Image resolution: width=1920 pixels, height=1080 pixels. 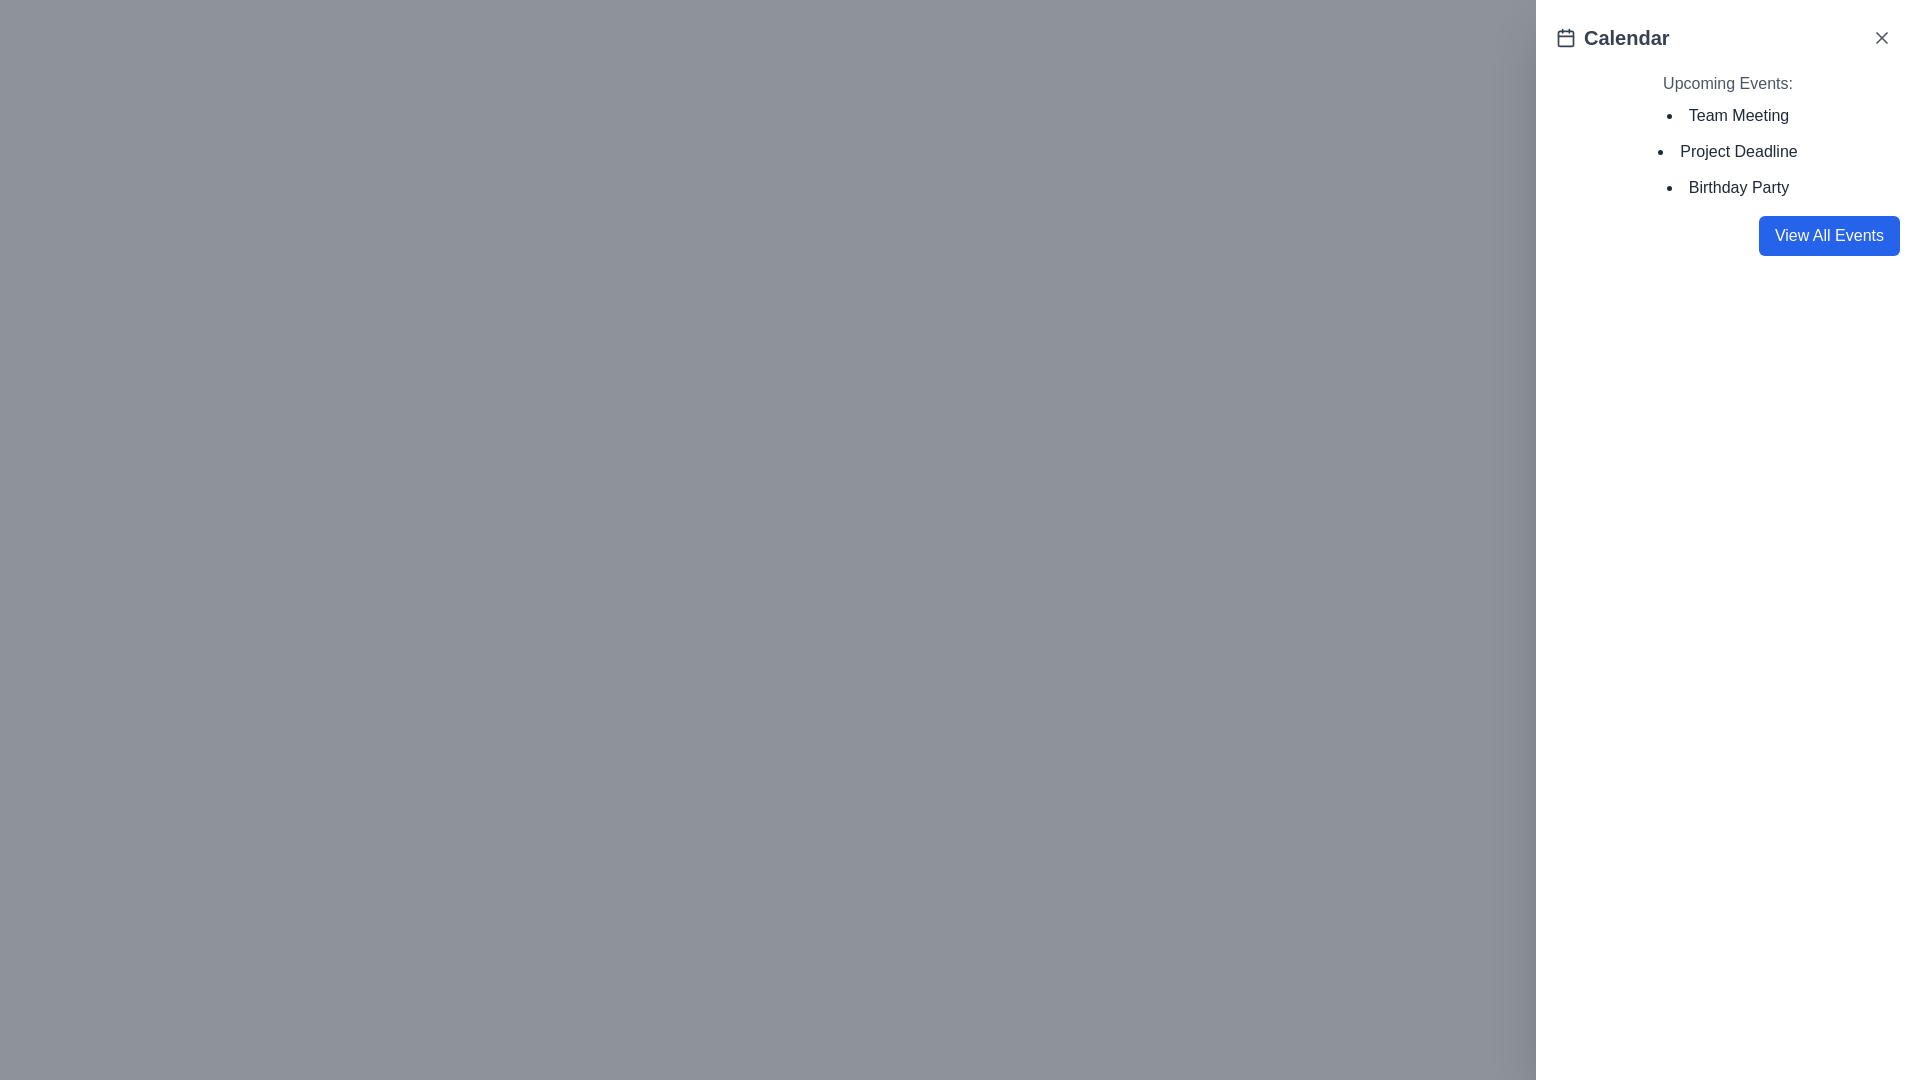 I want to click on the close button located in the top-right corner of the calendar section, so click(x=1880, y=38).